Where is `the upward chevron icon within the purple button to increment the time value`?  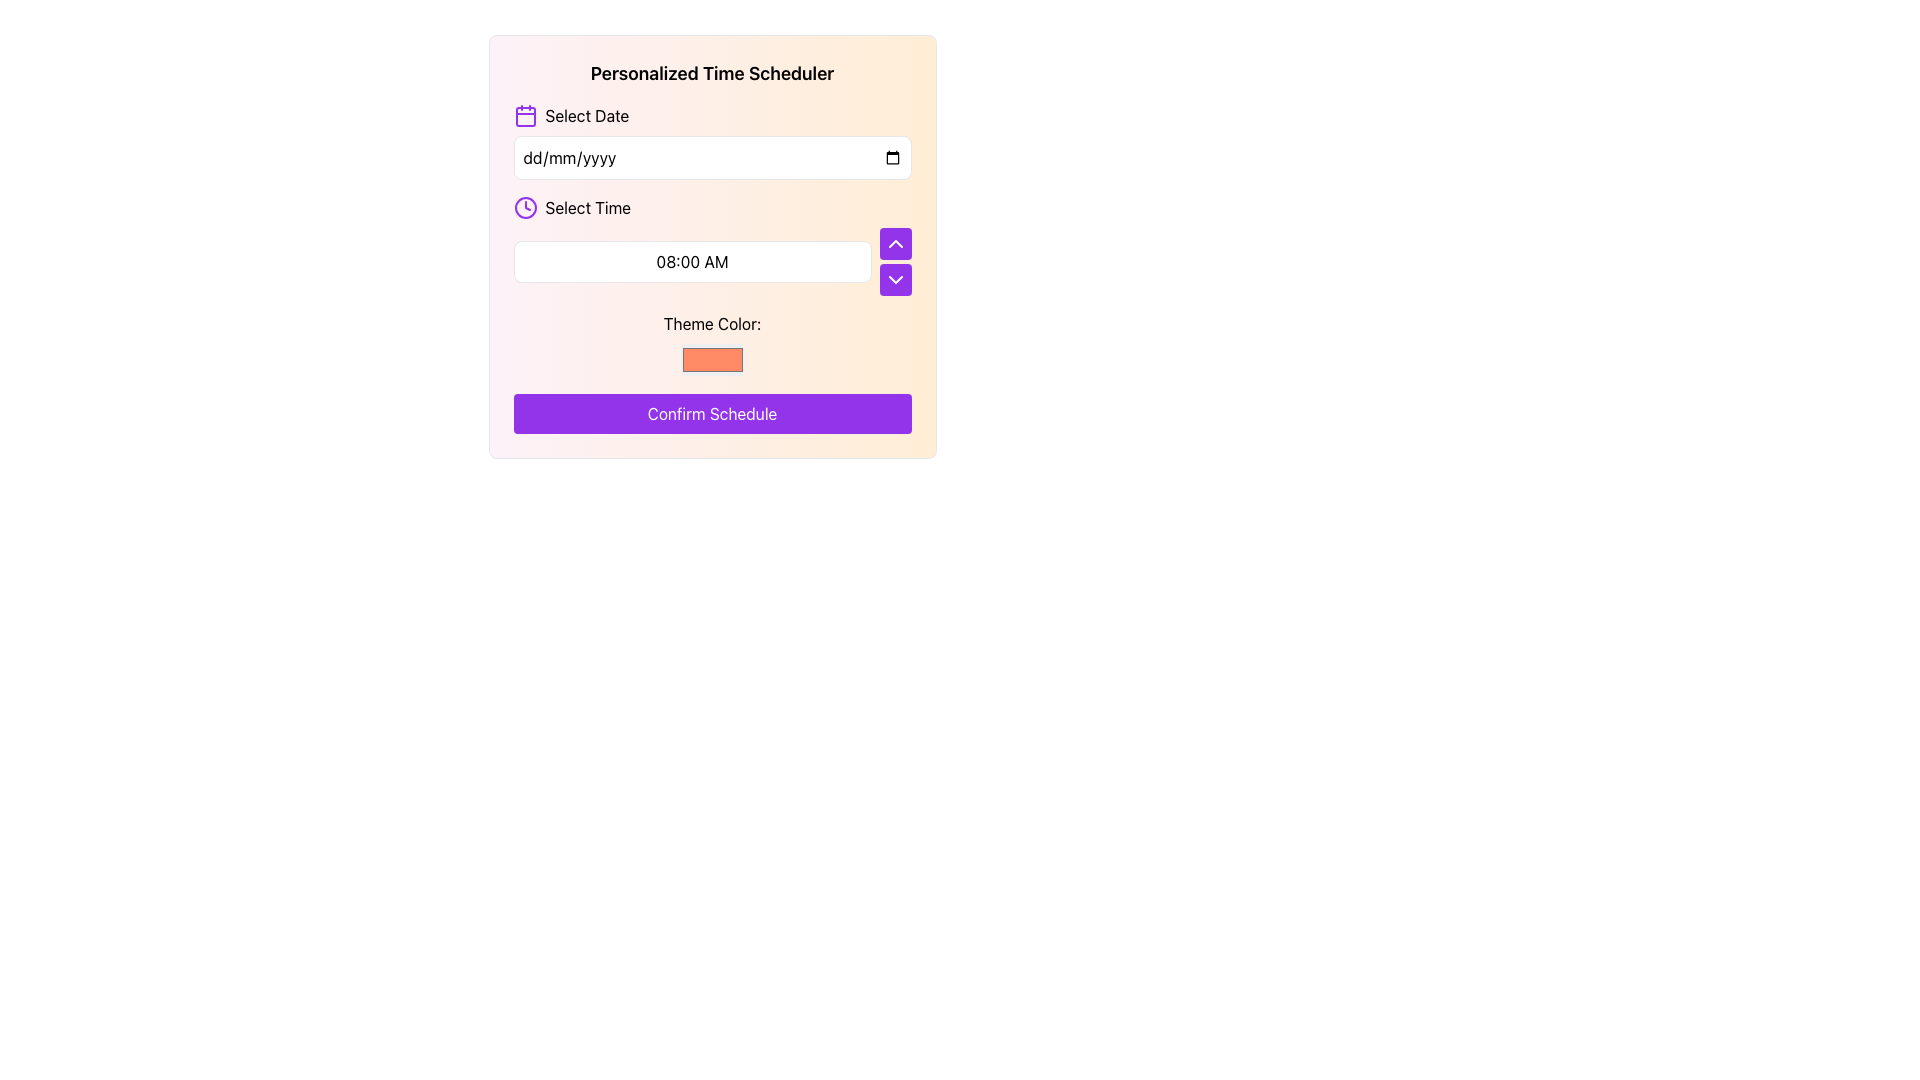
the upward chevron icon within the purple button to increment the time value is located at coordinates (894, 242).